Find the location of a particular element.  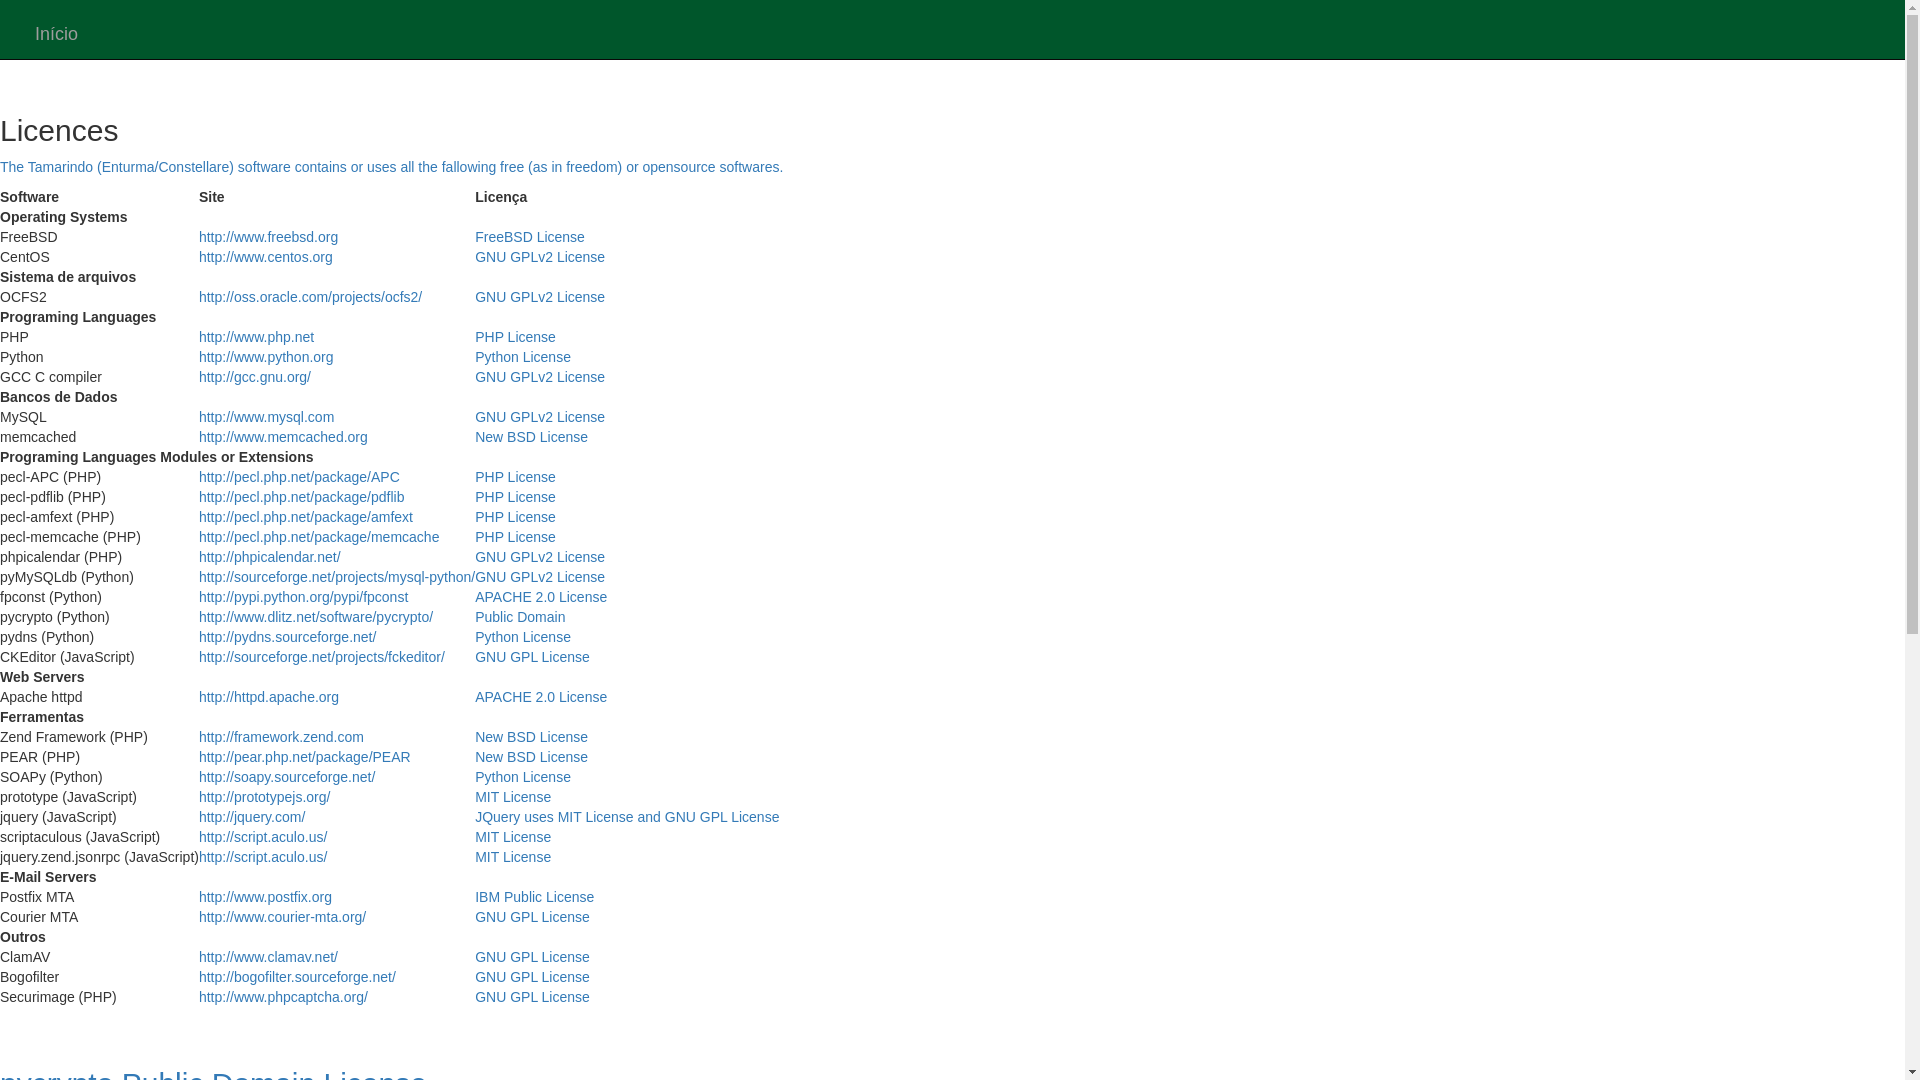

'http://phpicalendar.net/' is located at coordinates (268, 556).